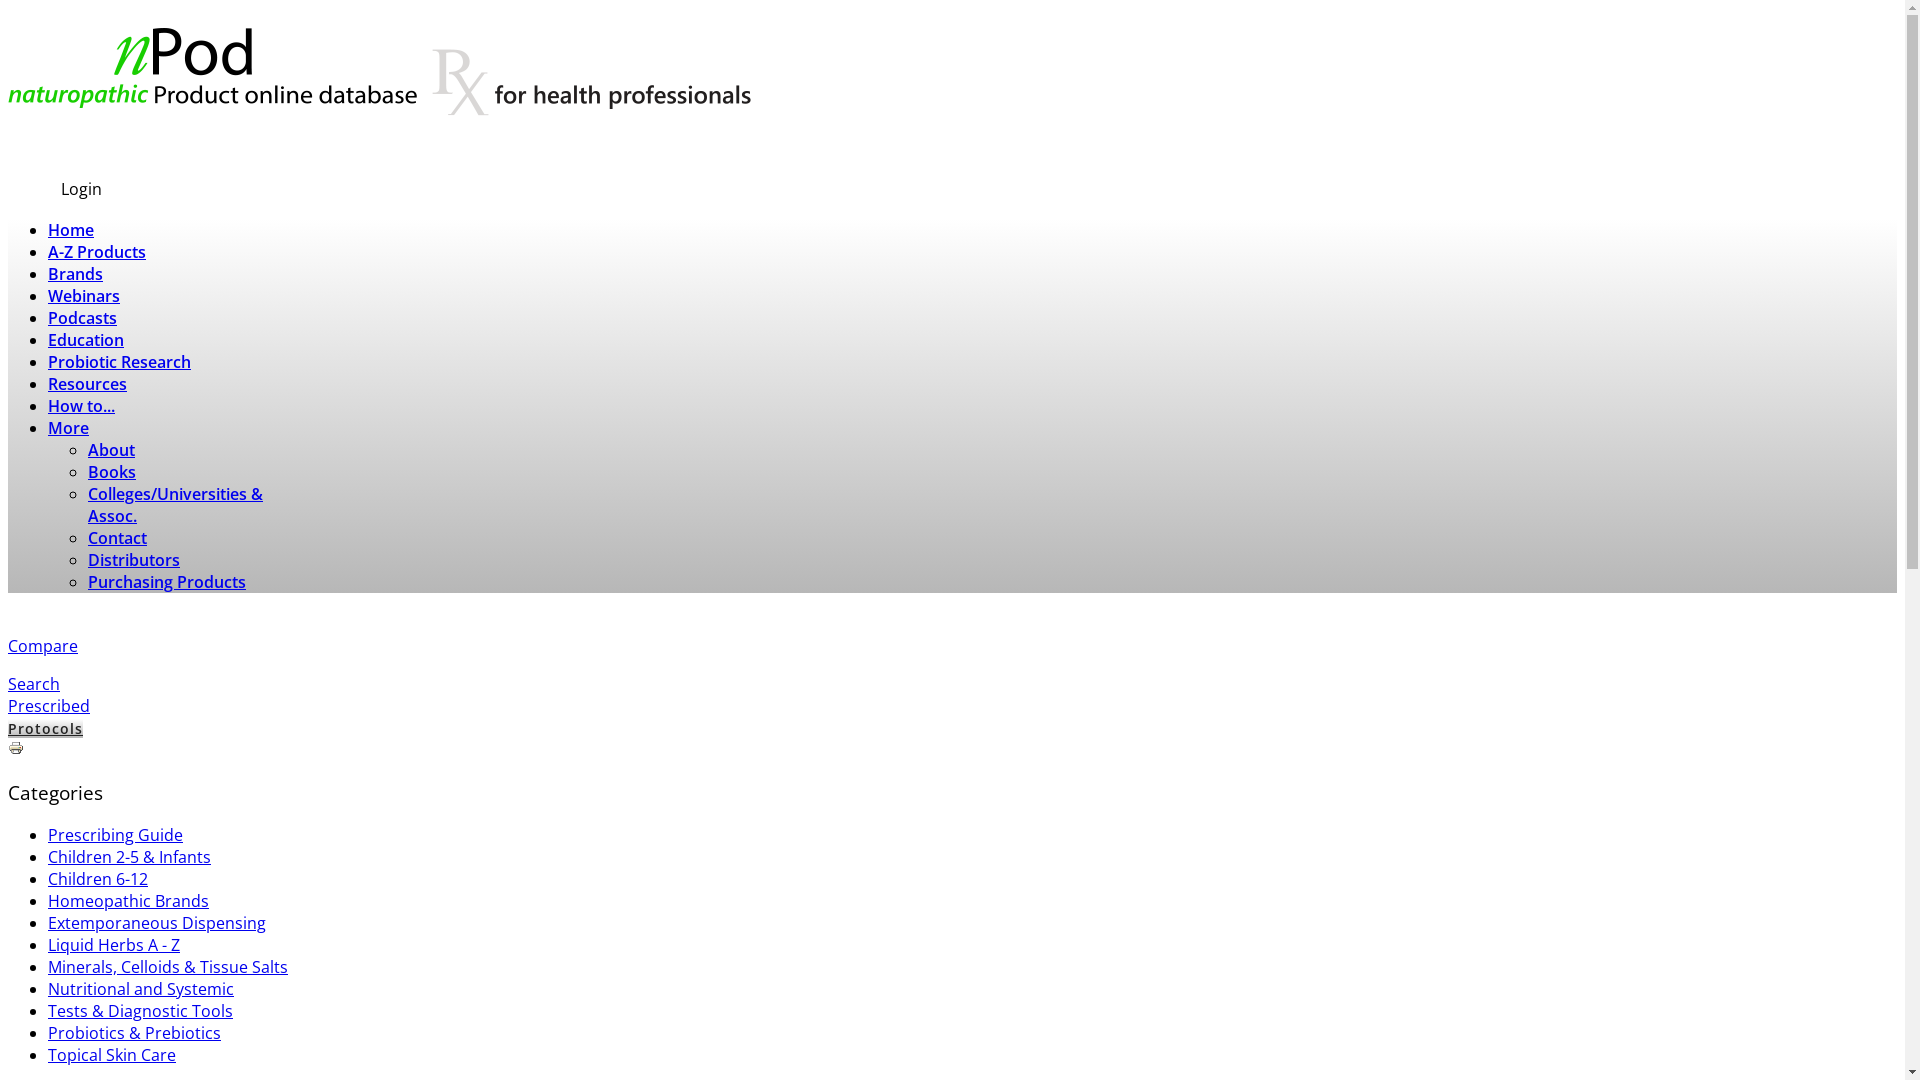 The height and width of the screenshot is (1080, 1920). What do you see at coordinates (95, 250) in the screenshot?
I see `'A-Z Products'` at bounding box center [95, 250].